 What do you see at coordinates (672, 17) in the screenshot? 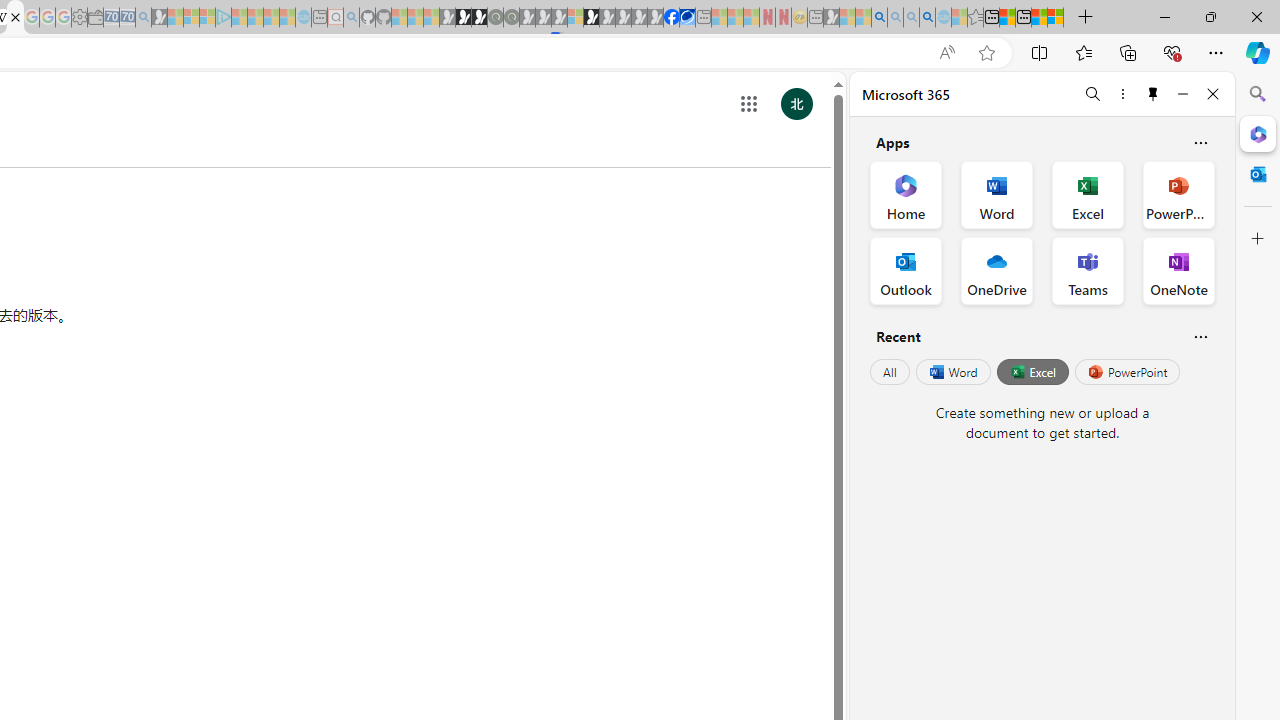
I see `'Nordace | Facebook'` at bounding box center [672, 17].